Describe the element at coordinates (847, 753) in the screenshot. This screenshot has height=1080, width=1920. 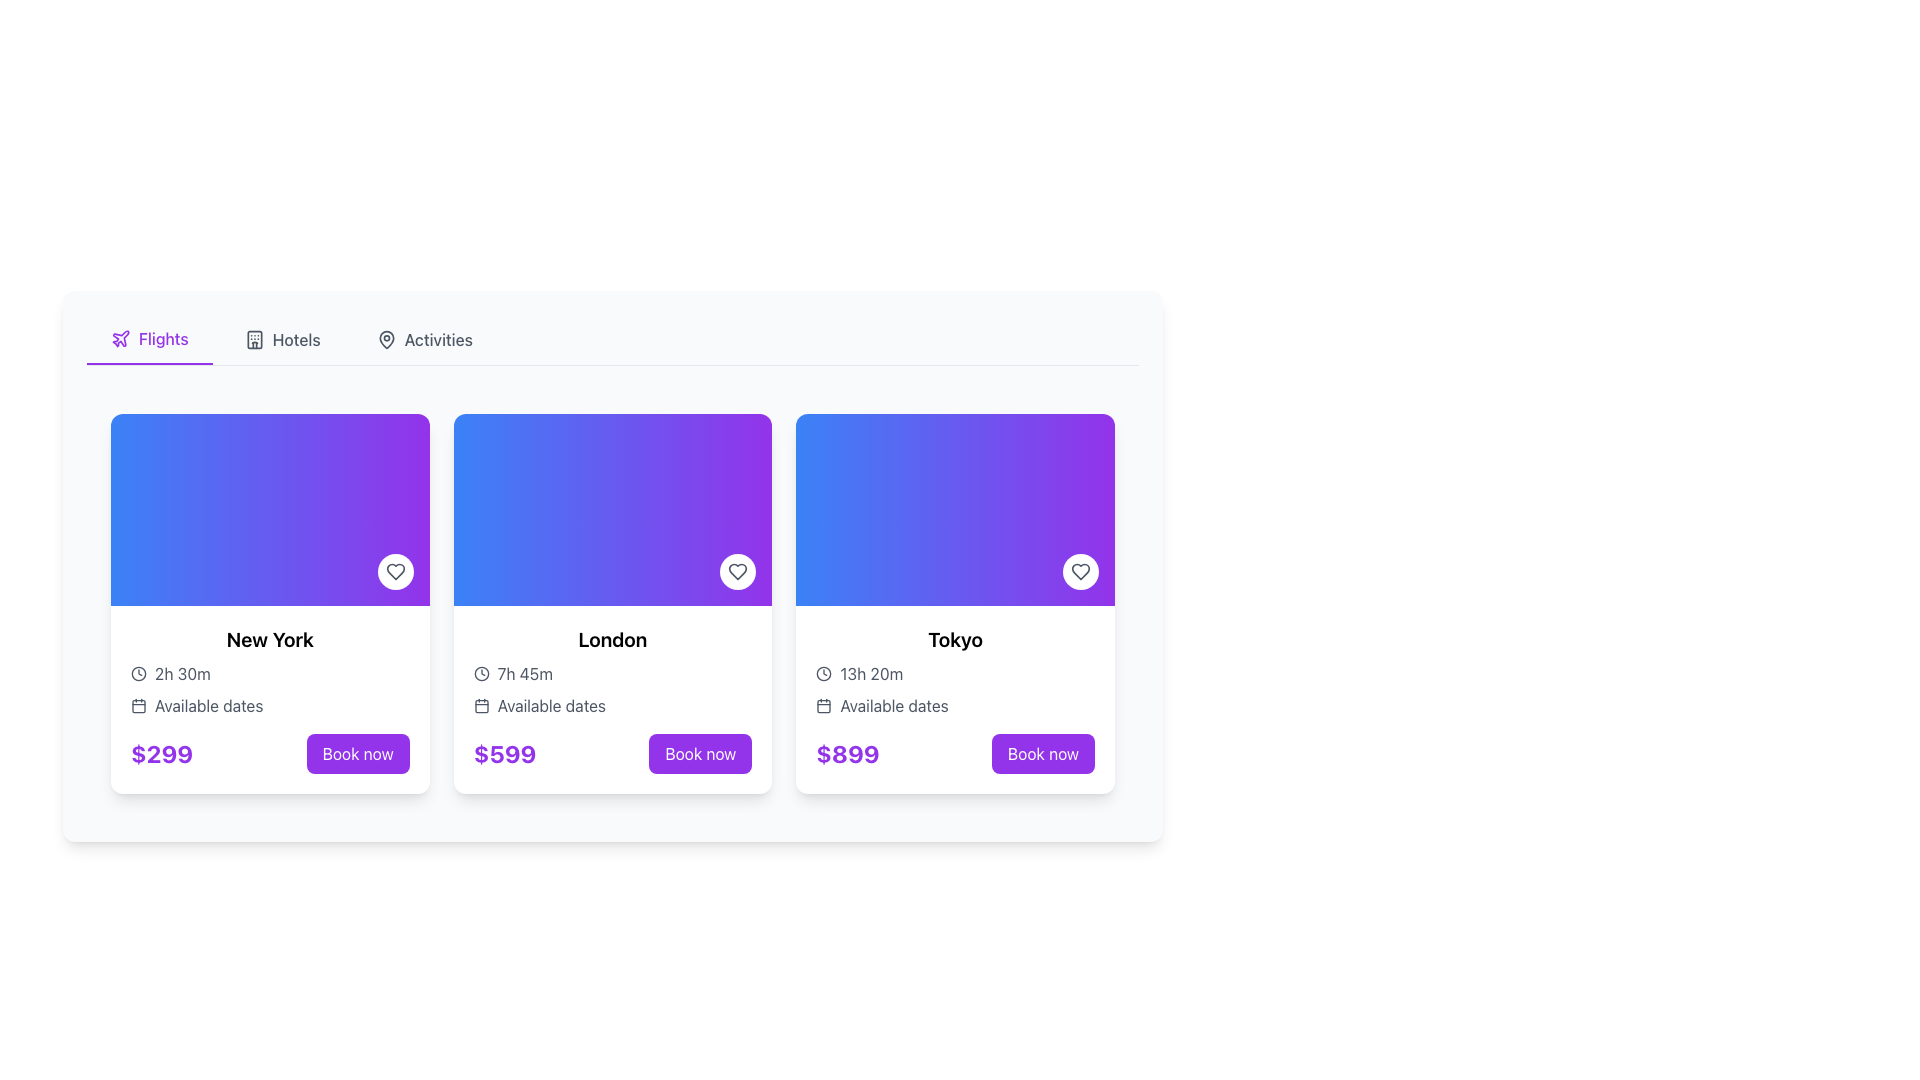
I see `the price information Text label for the Tokyo travel package, located at the bottom-left of the Tokyo card, above the 'Book now' button` at that location.